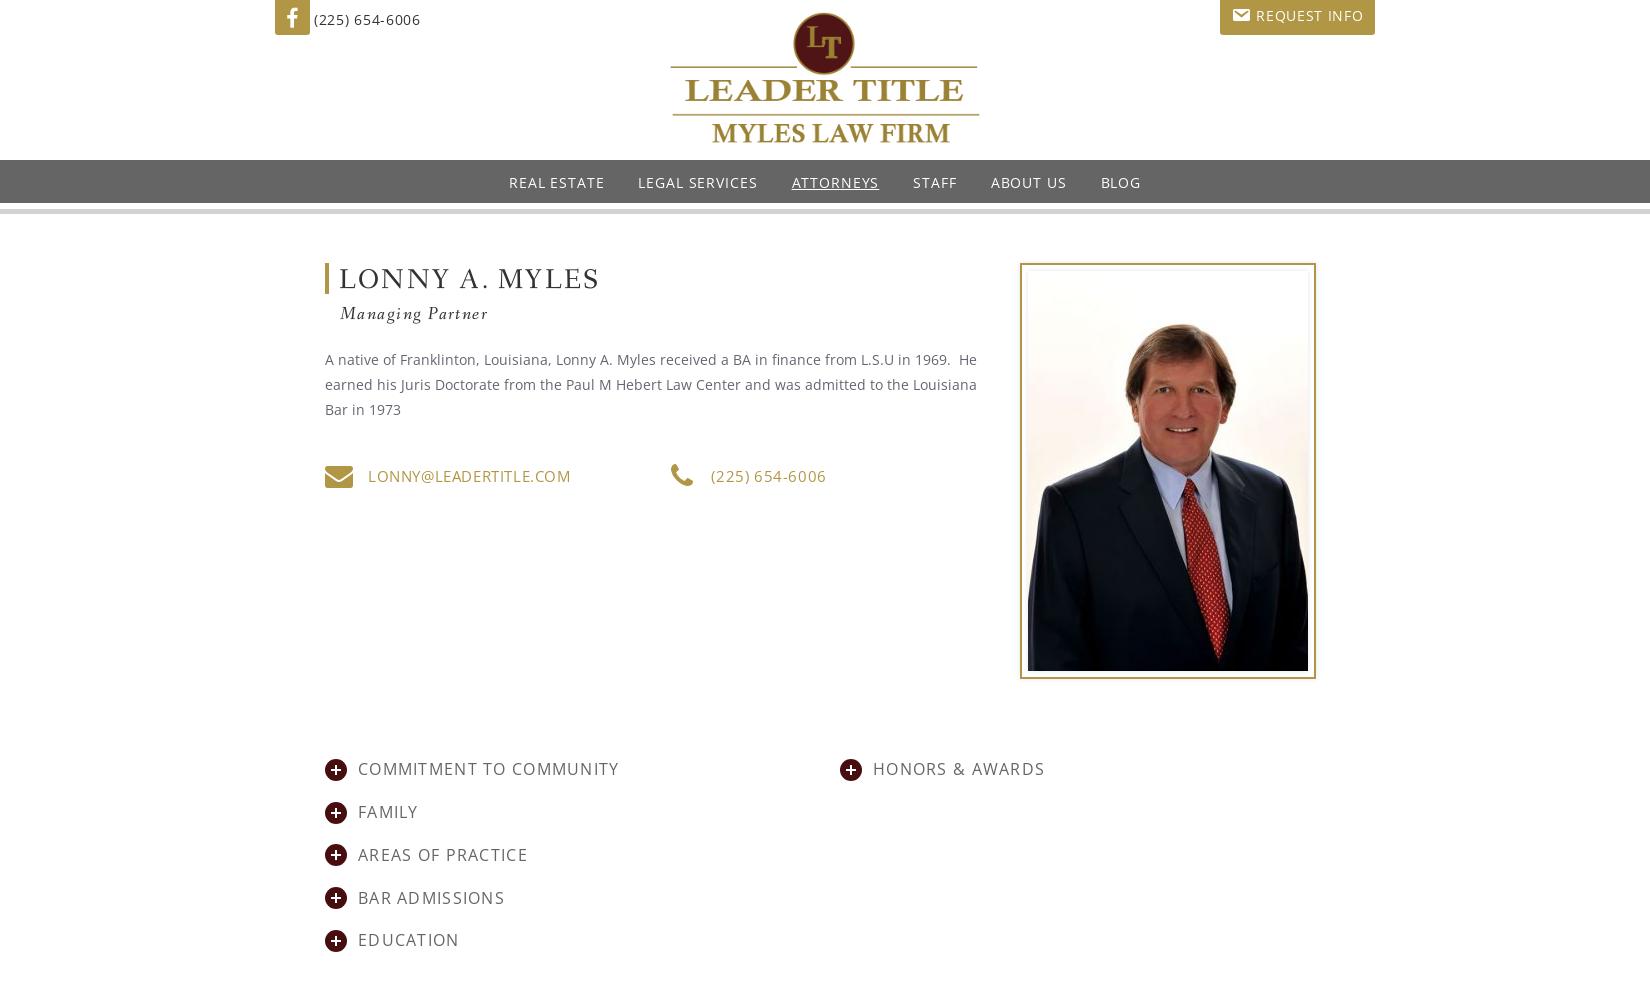  Describe the element at coordinates (467, 475) in the screenshot. I see `'lonny@leadertitle.com'` at that location.